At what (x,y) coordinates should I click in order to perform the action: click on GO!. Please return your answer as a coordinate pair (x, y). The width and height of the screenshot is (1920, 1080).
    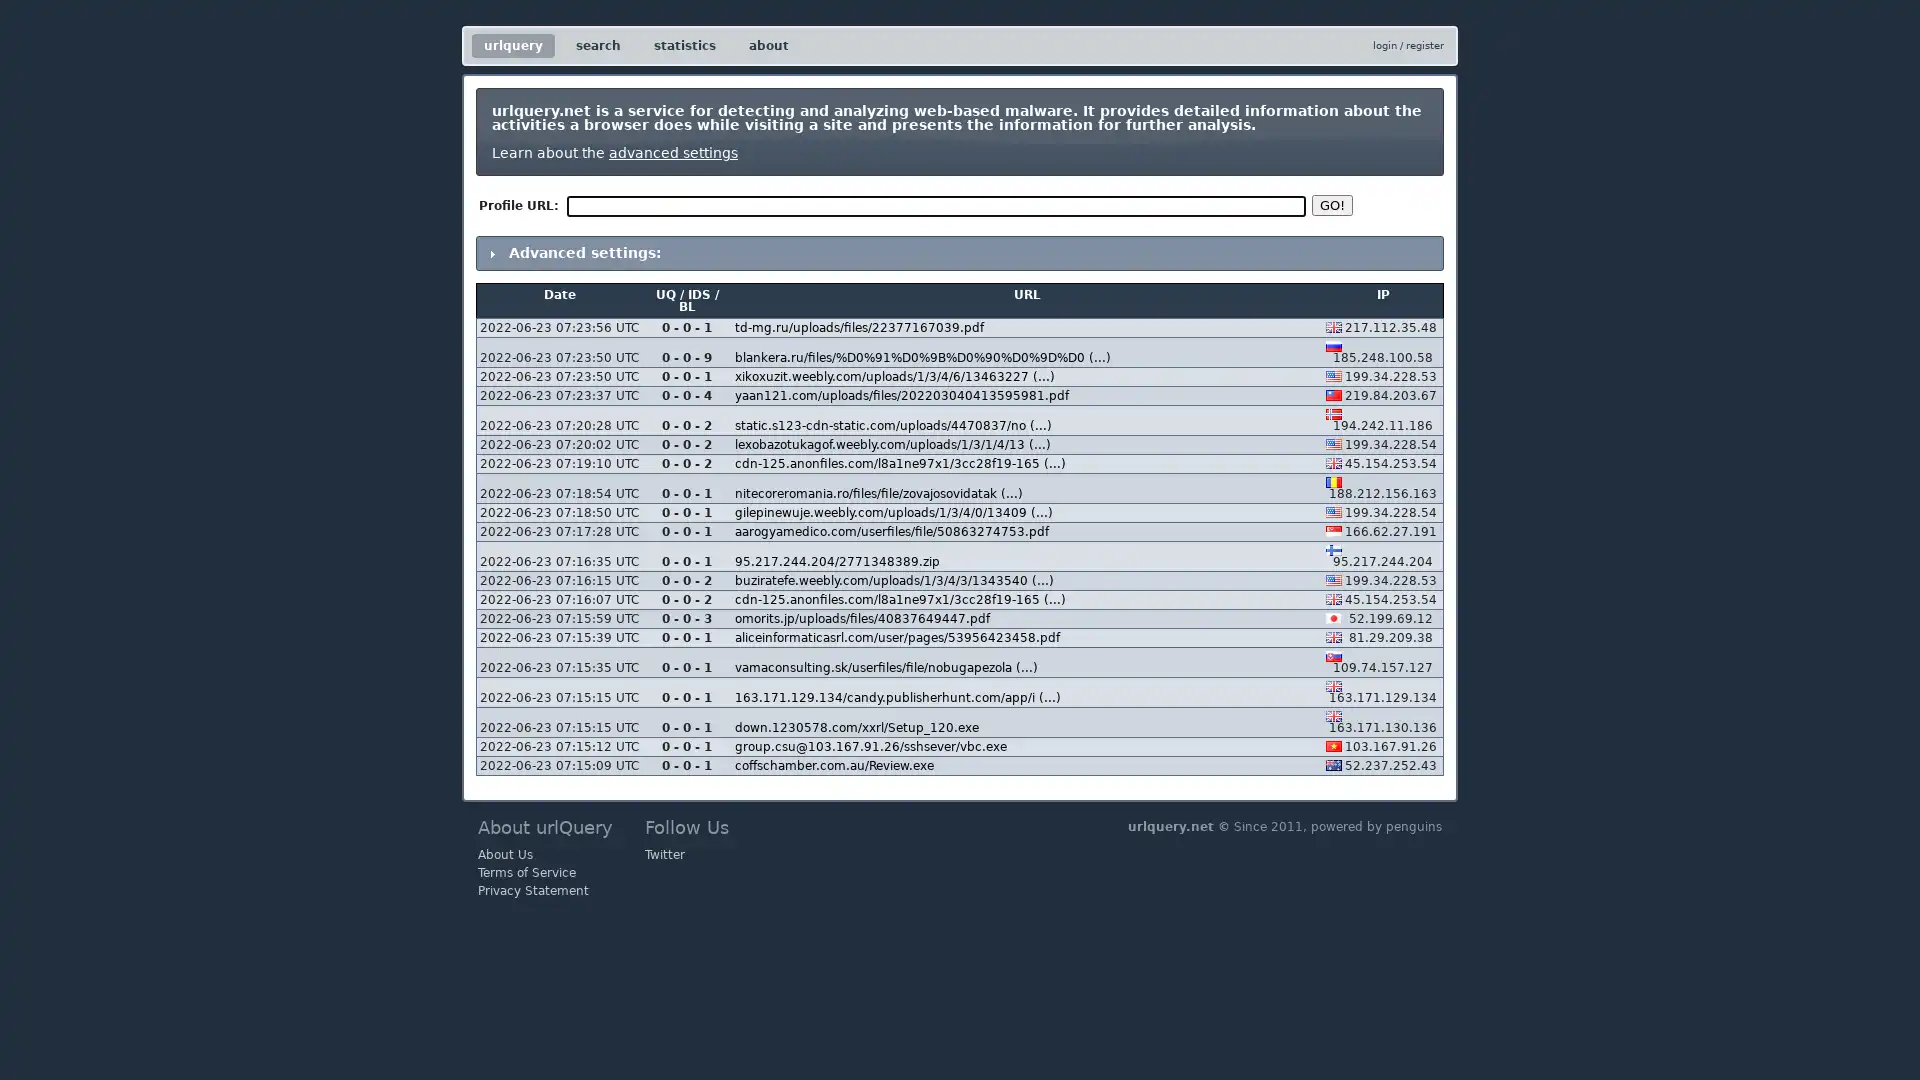
    Looking at the image, I should click on (1332, 205).